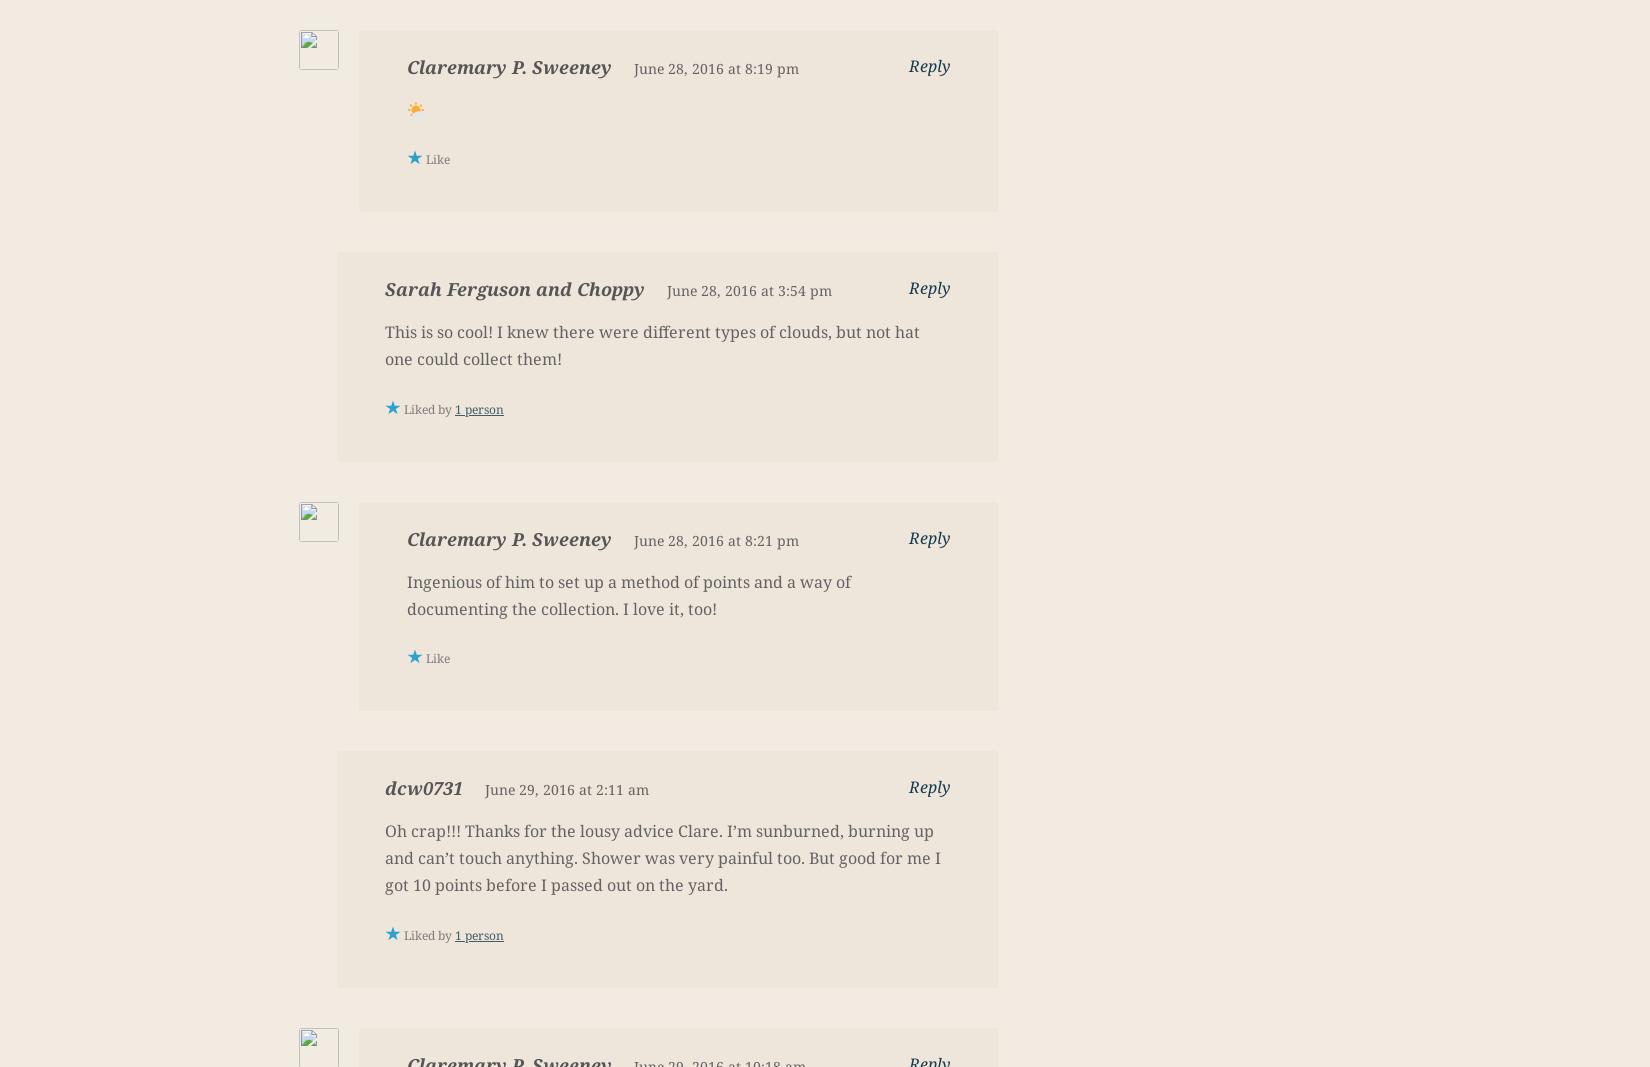  What do you see at coordinates (565, 788) in the screenshot?
I see `'June 29, 2016 at 2:11 am'` at bounding box center [565, 788].